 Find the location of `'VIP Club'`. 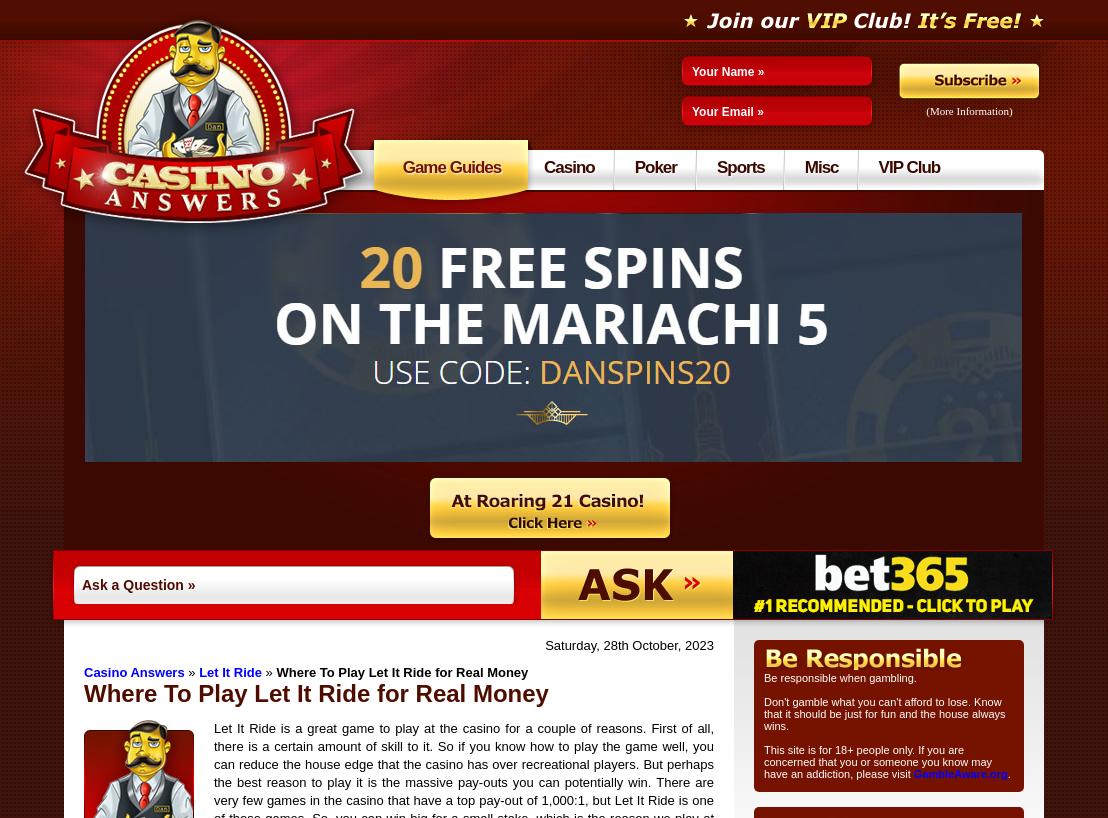

'VIP Club' is located at coordinates (908, 166).